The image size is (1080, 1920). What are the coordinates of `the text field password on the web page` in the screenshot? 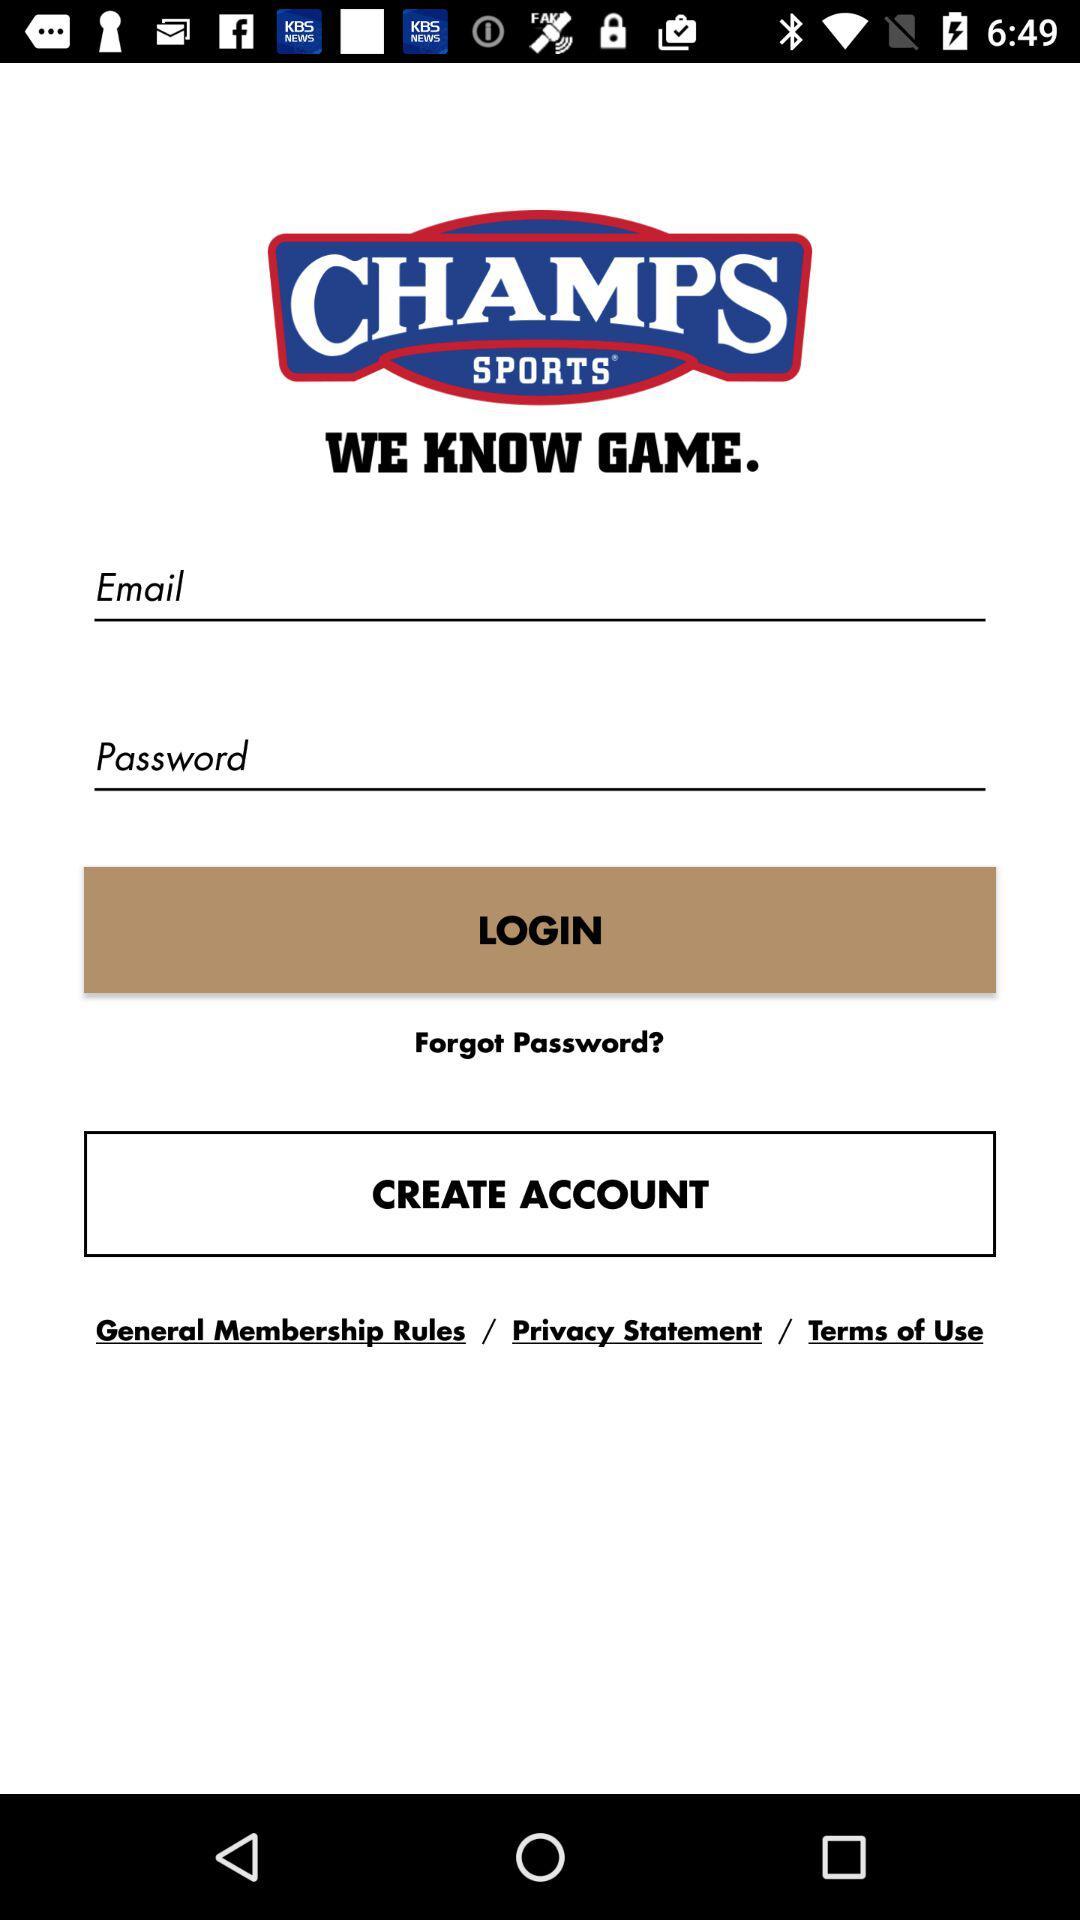 It's located at (540, 760).